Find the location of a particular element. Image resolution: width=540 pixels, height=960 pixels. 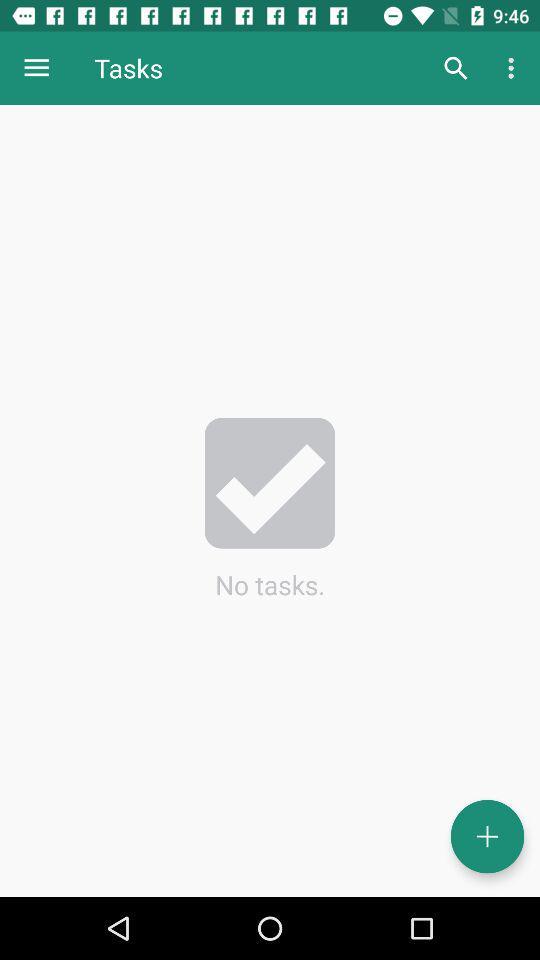

the add icon is located at coordinates (486, 836).